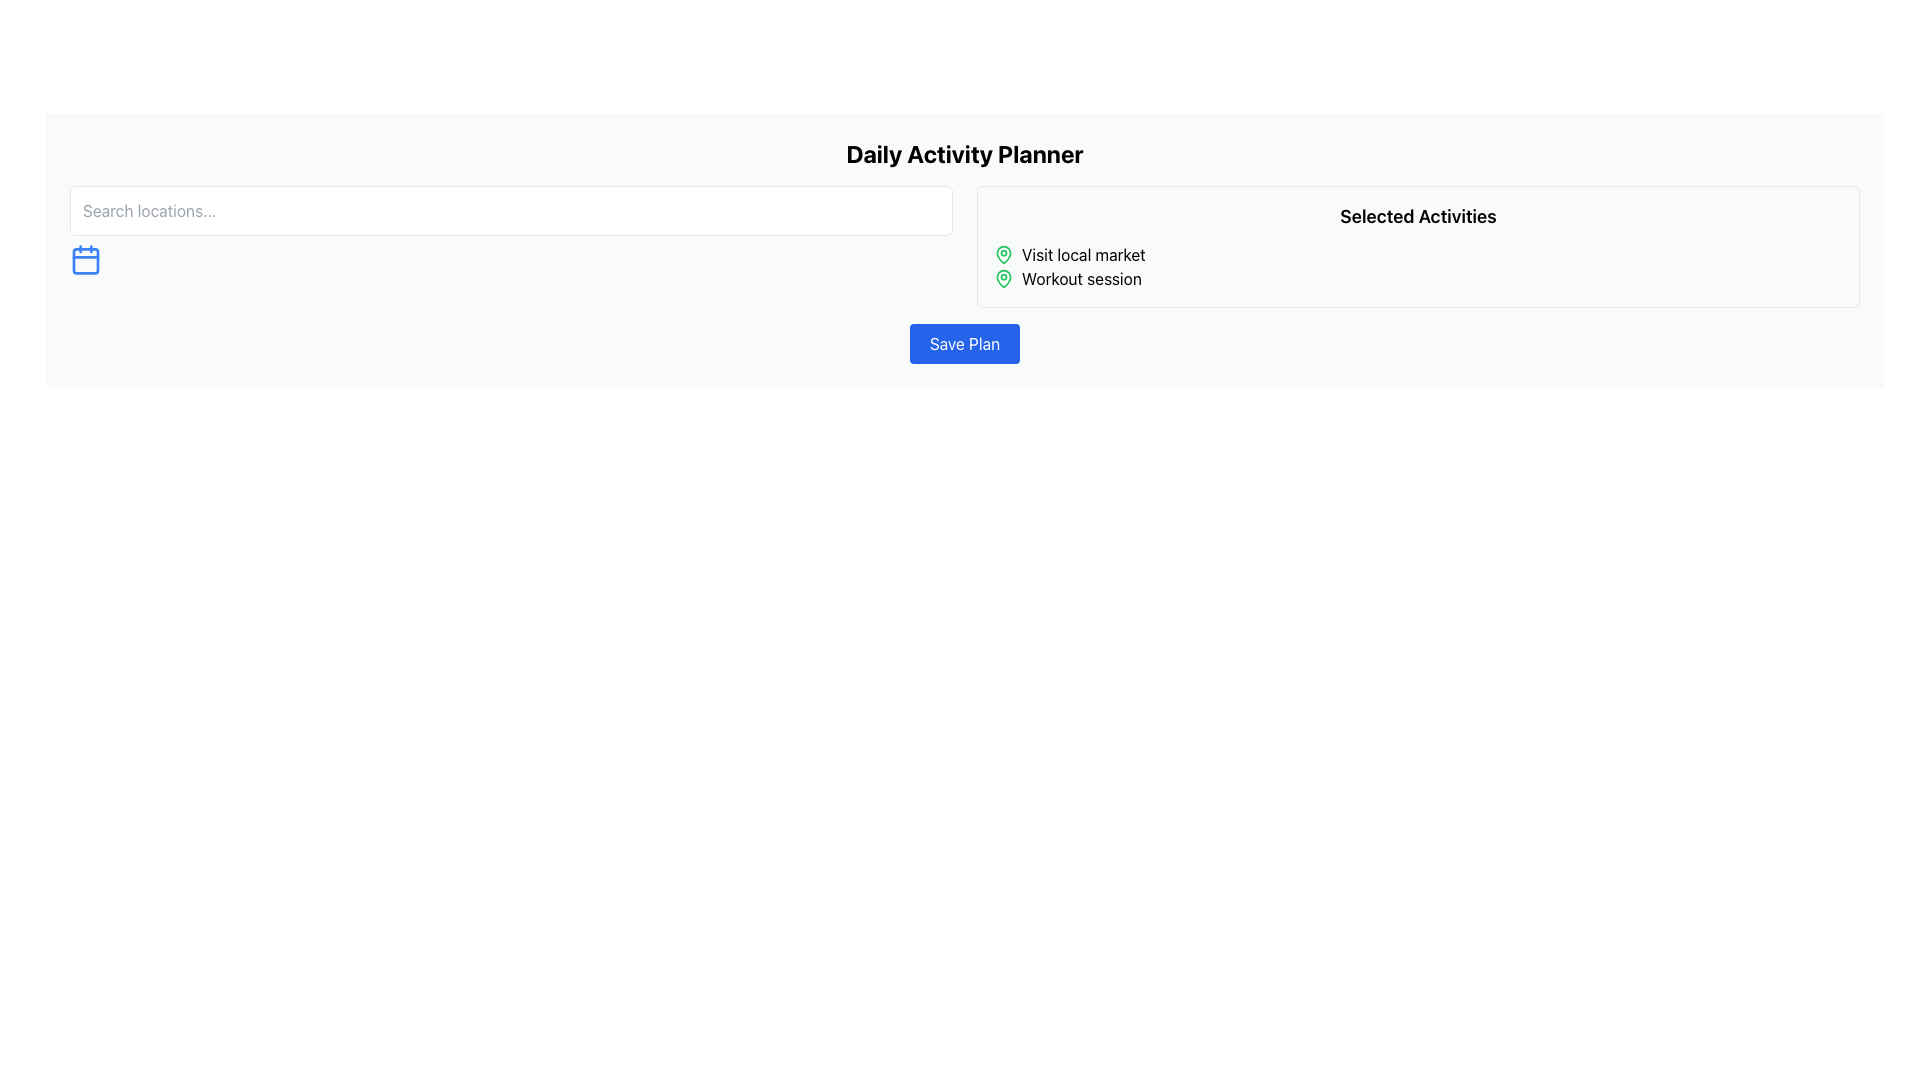 This screenshot has width=1920, height=1080. I want to click on the green stroke location pin icon in the 'Selected Activities' section near the 'Workout session' text, so click(1003, 253).